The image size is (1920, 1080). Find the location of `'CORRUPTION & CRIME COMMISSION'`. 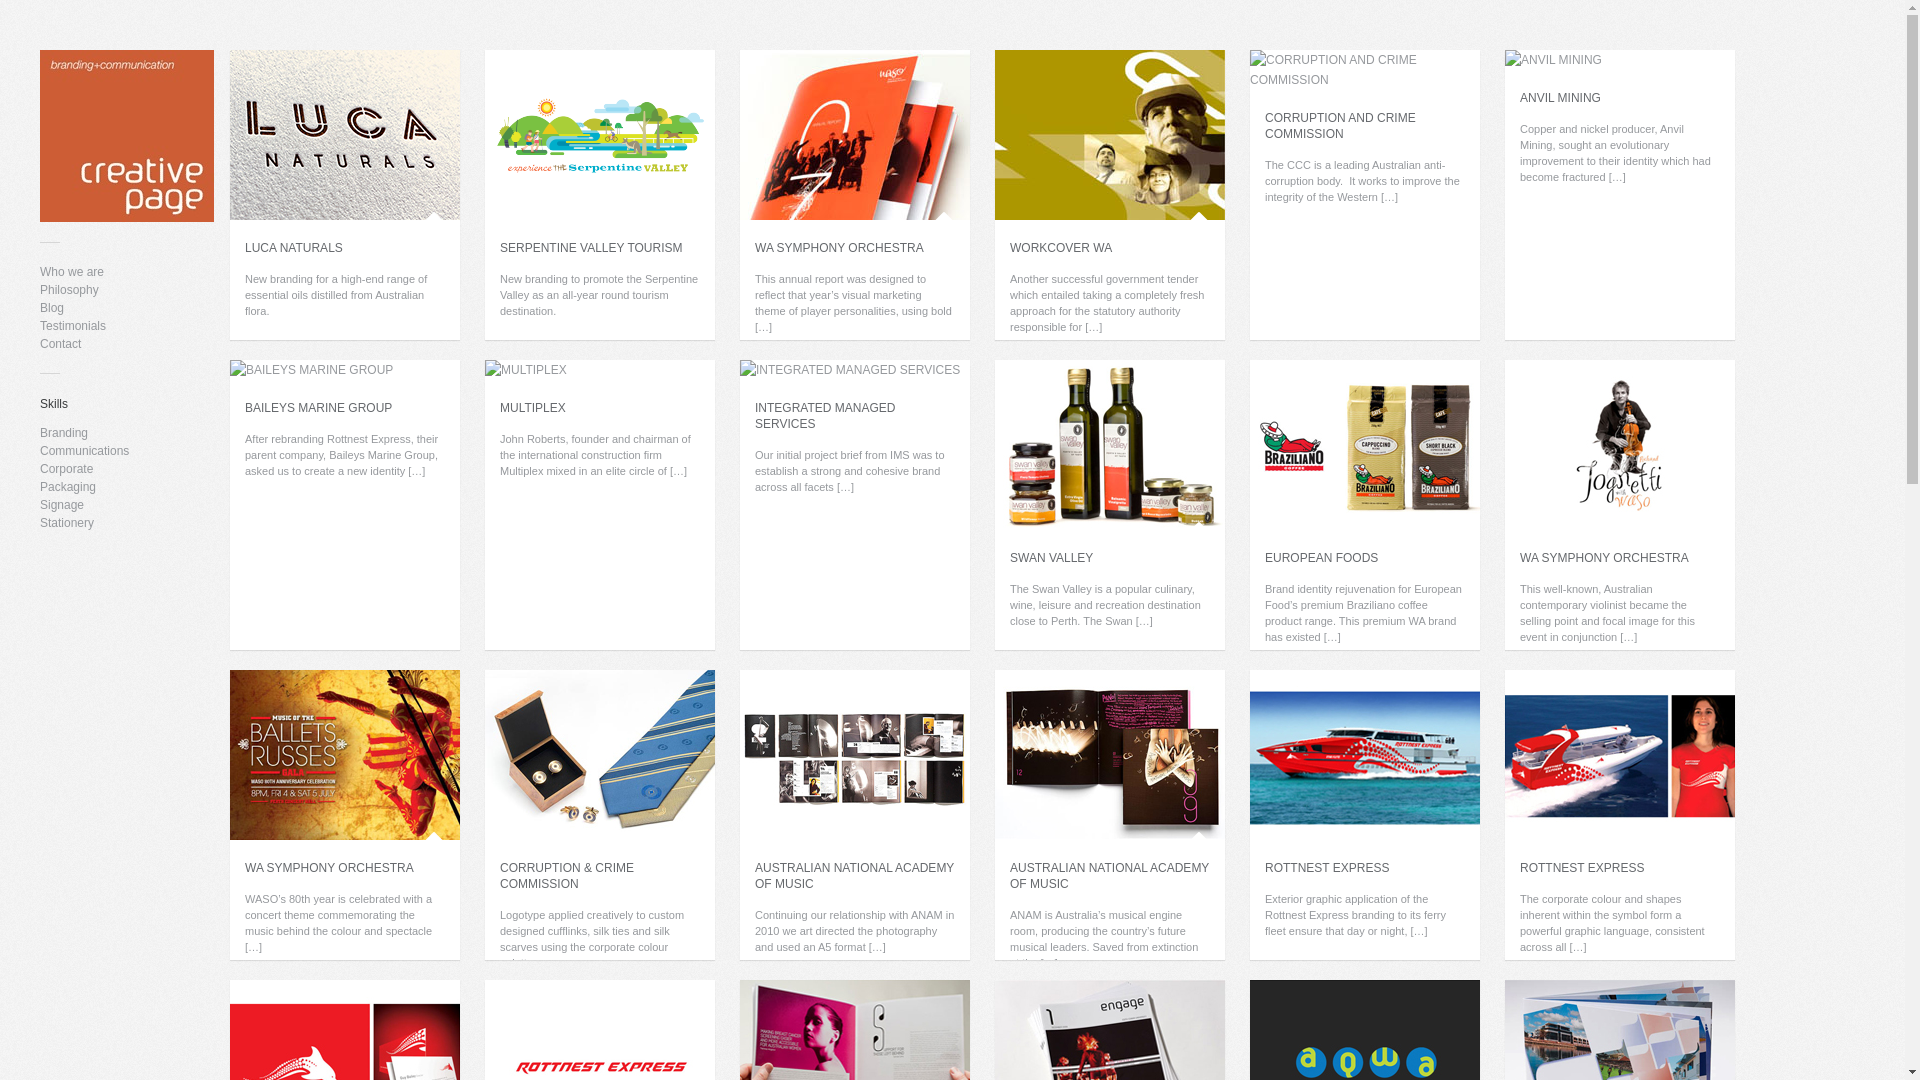

'CORRUPTION & CRIME COMMISSION' is located at coordinates (565, 874).